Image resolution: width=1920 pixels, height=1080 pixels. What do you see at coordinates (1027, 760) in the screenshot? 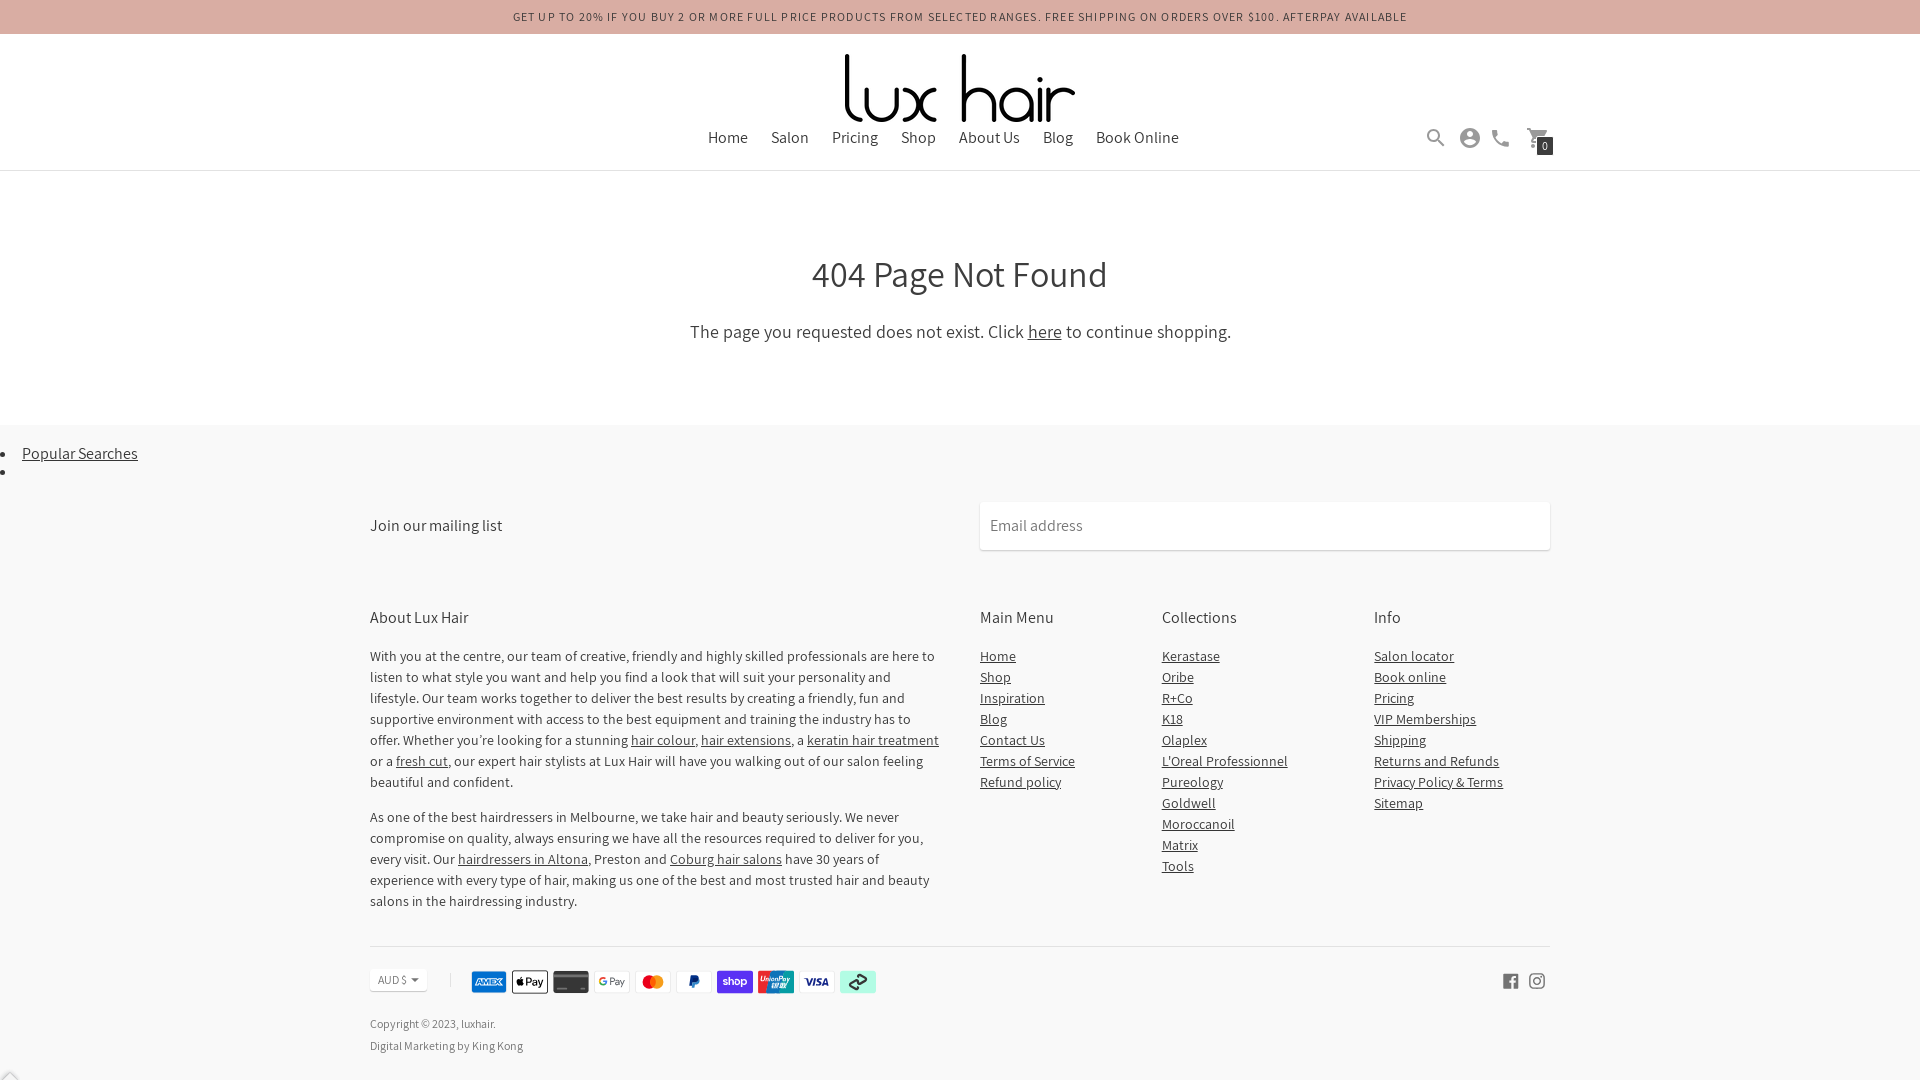
I see `'Terms of Service'` at bounding box center [1027, 760].